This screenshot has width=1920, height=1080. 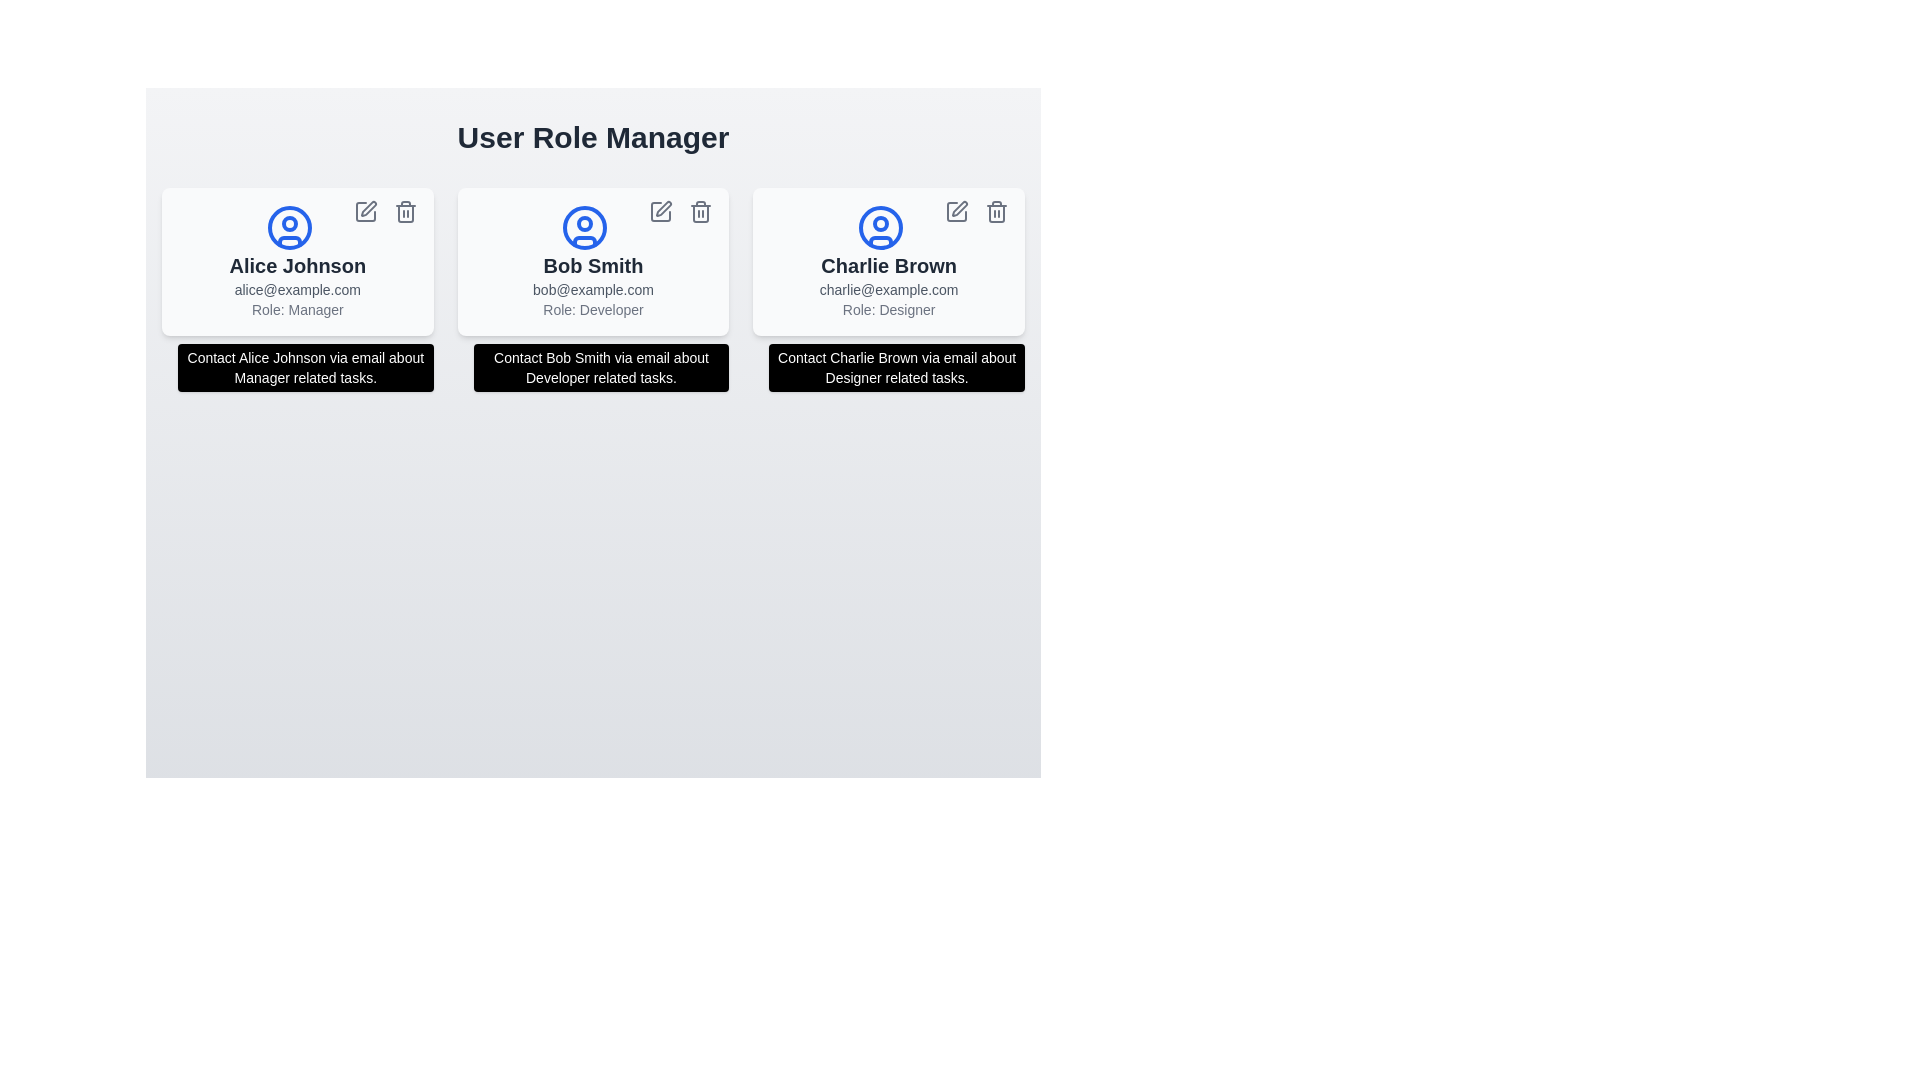 What do you see at coordinates (584, 226) in the screenshot?
I see `the avatar icon representing the user named Bob Smith, which is positioned at the top of the middle card in a row of similar cards` at bounding box center [584, 226].